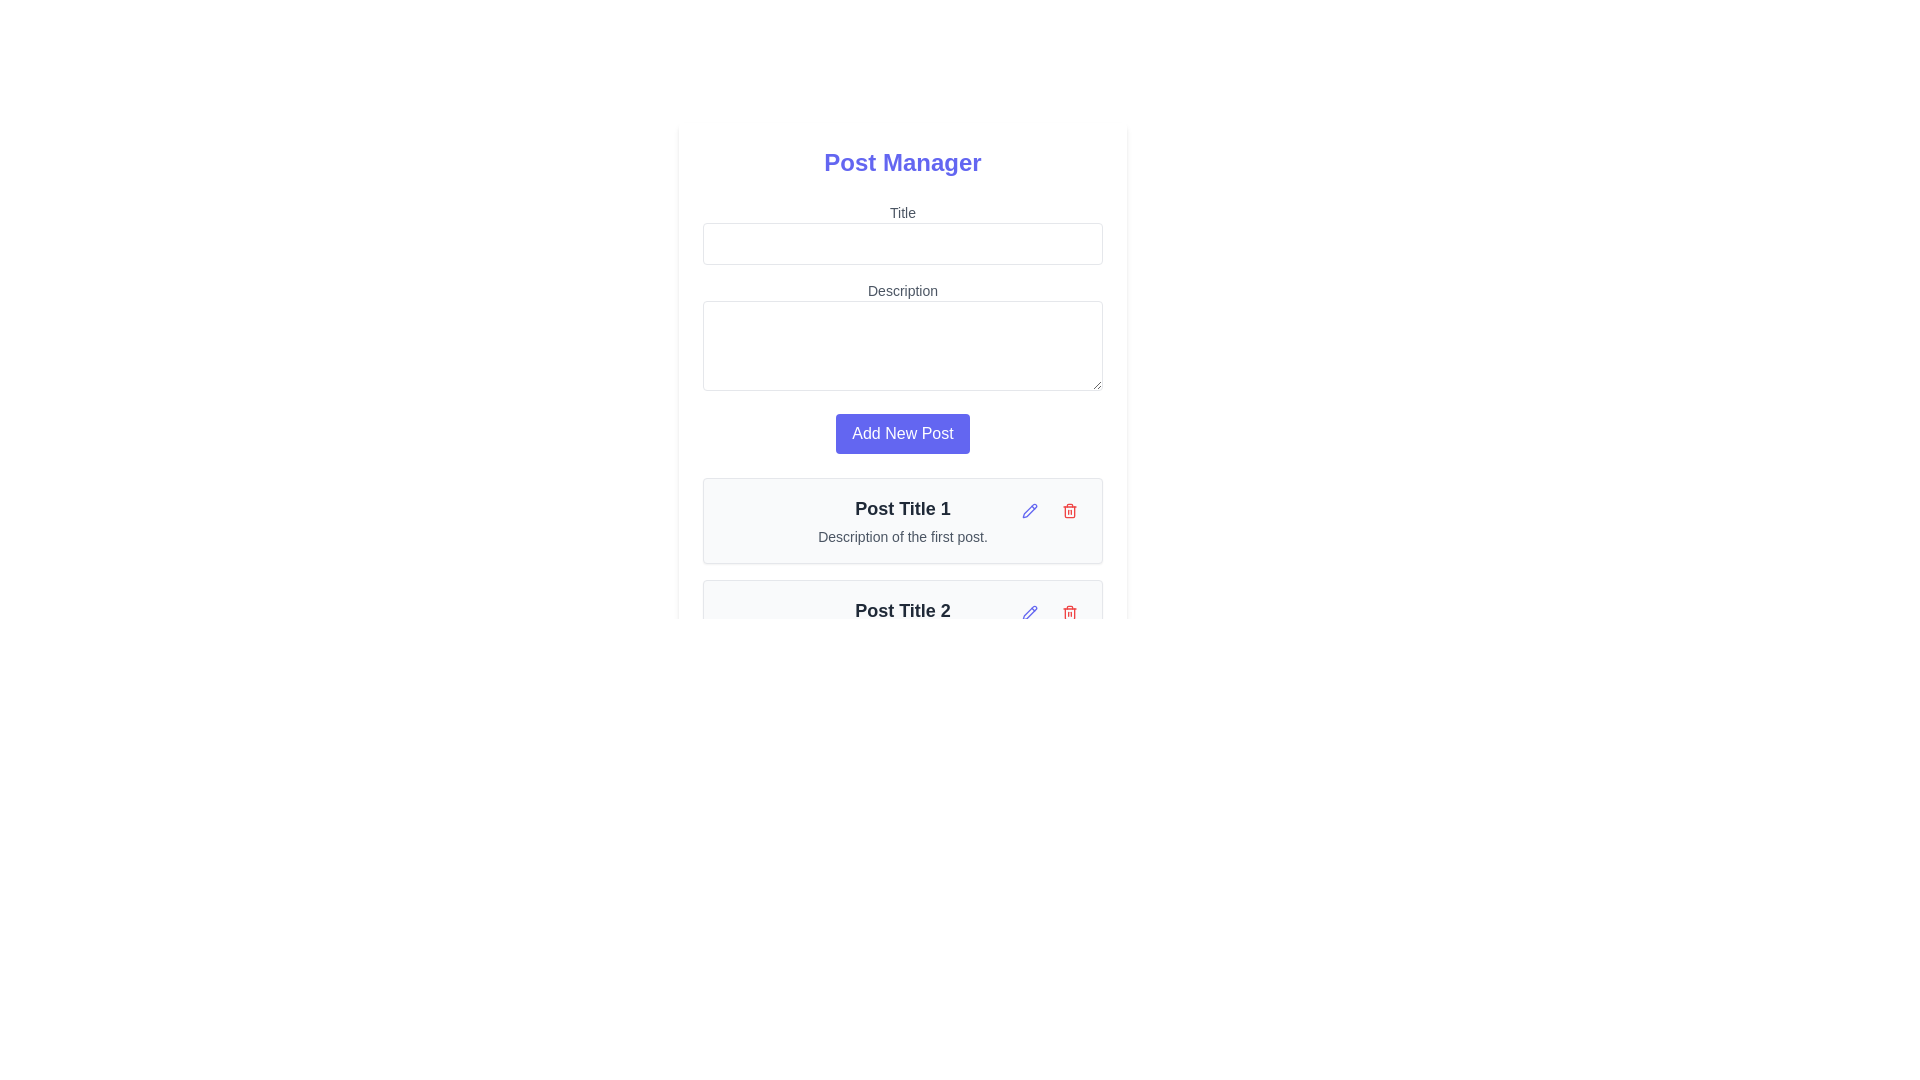 This screenshot has width=1920, height=1080. I want to click on the title input field located, so click(901, 233).